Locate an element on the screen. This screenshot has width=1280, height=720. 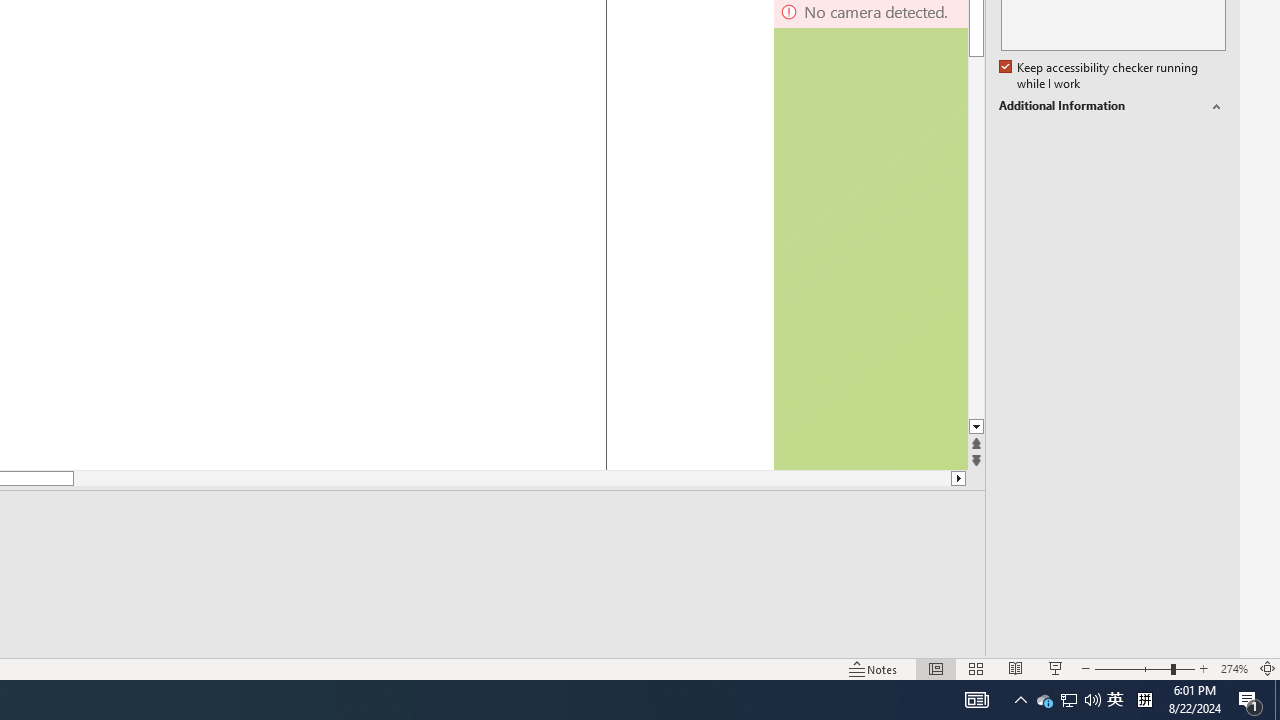
'Line down' is located at coordinates (976, 426).